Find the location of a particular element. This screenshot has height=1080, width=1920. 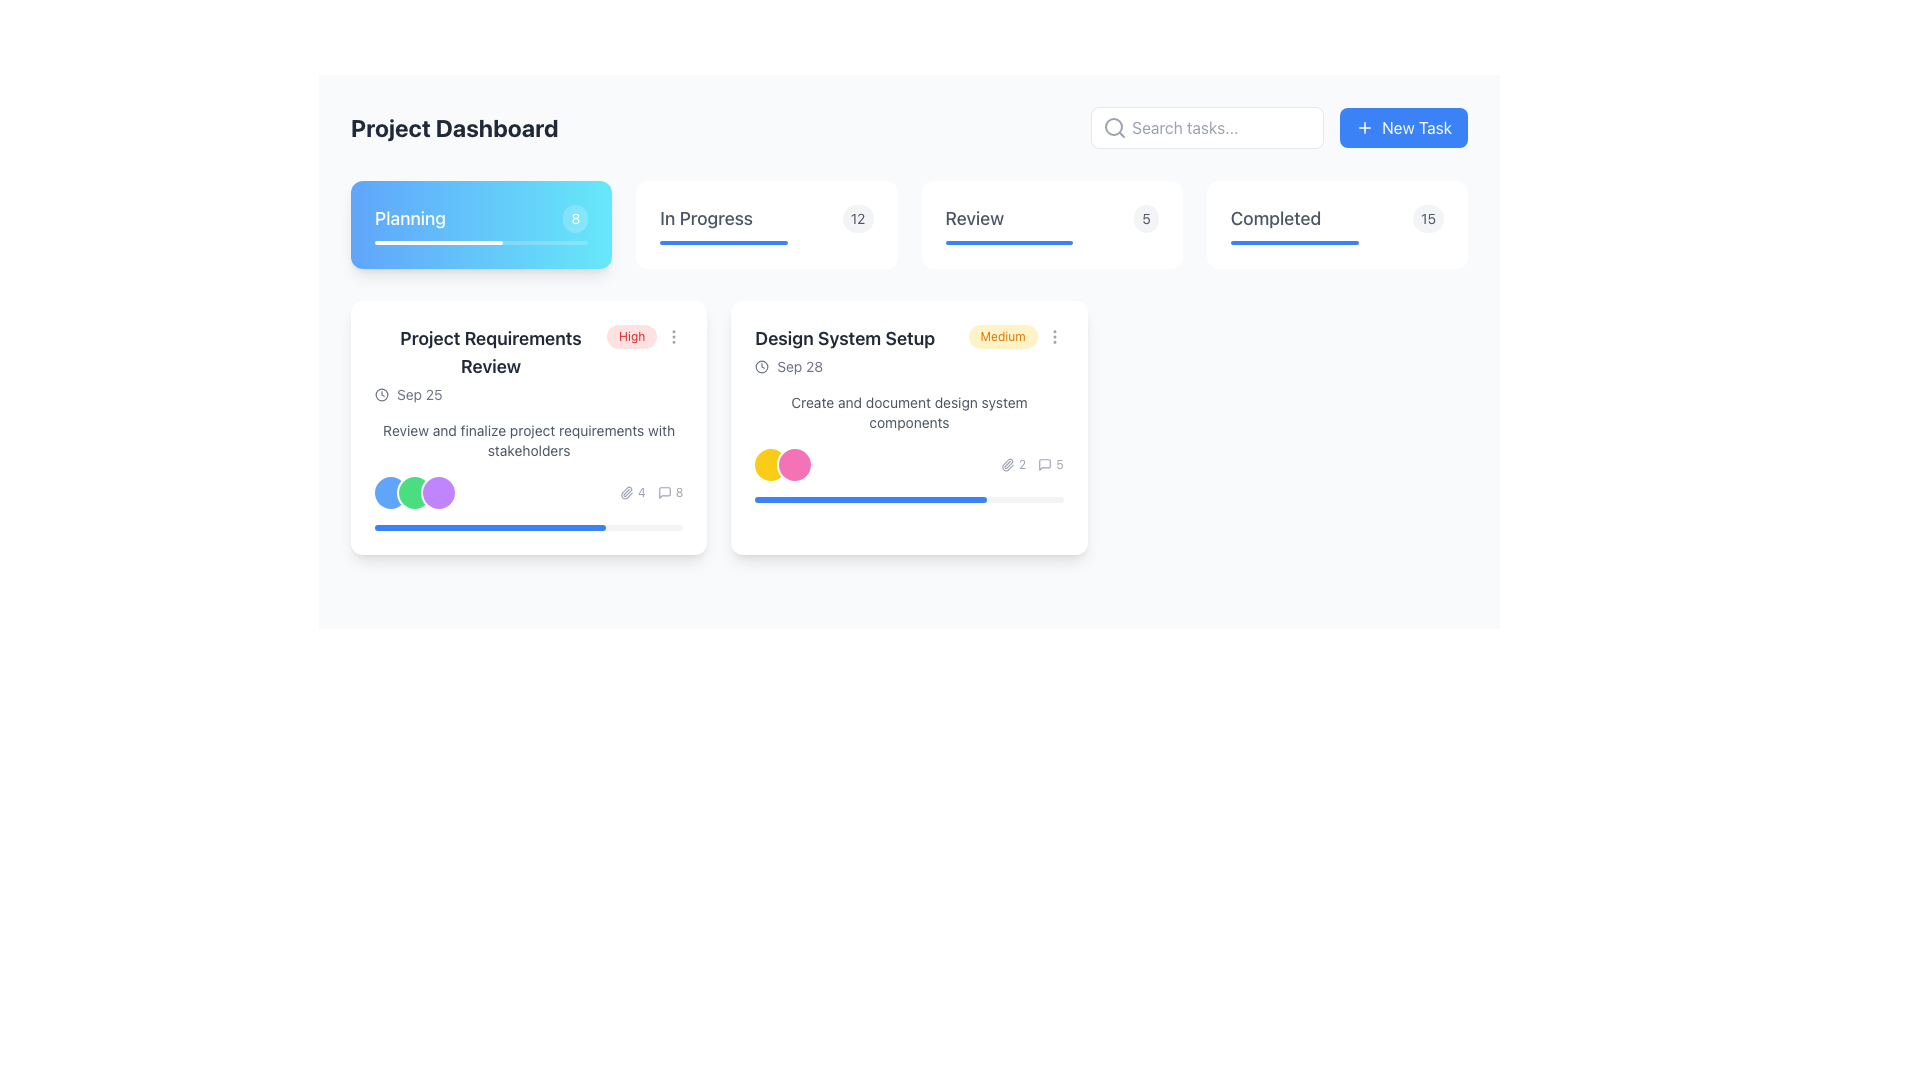

the 'Completed' tasks count Badge located in the top-right corner of the task status categories horizontal bar is located at coordinates (1427, 219).